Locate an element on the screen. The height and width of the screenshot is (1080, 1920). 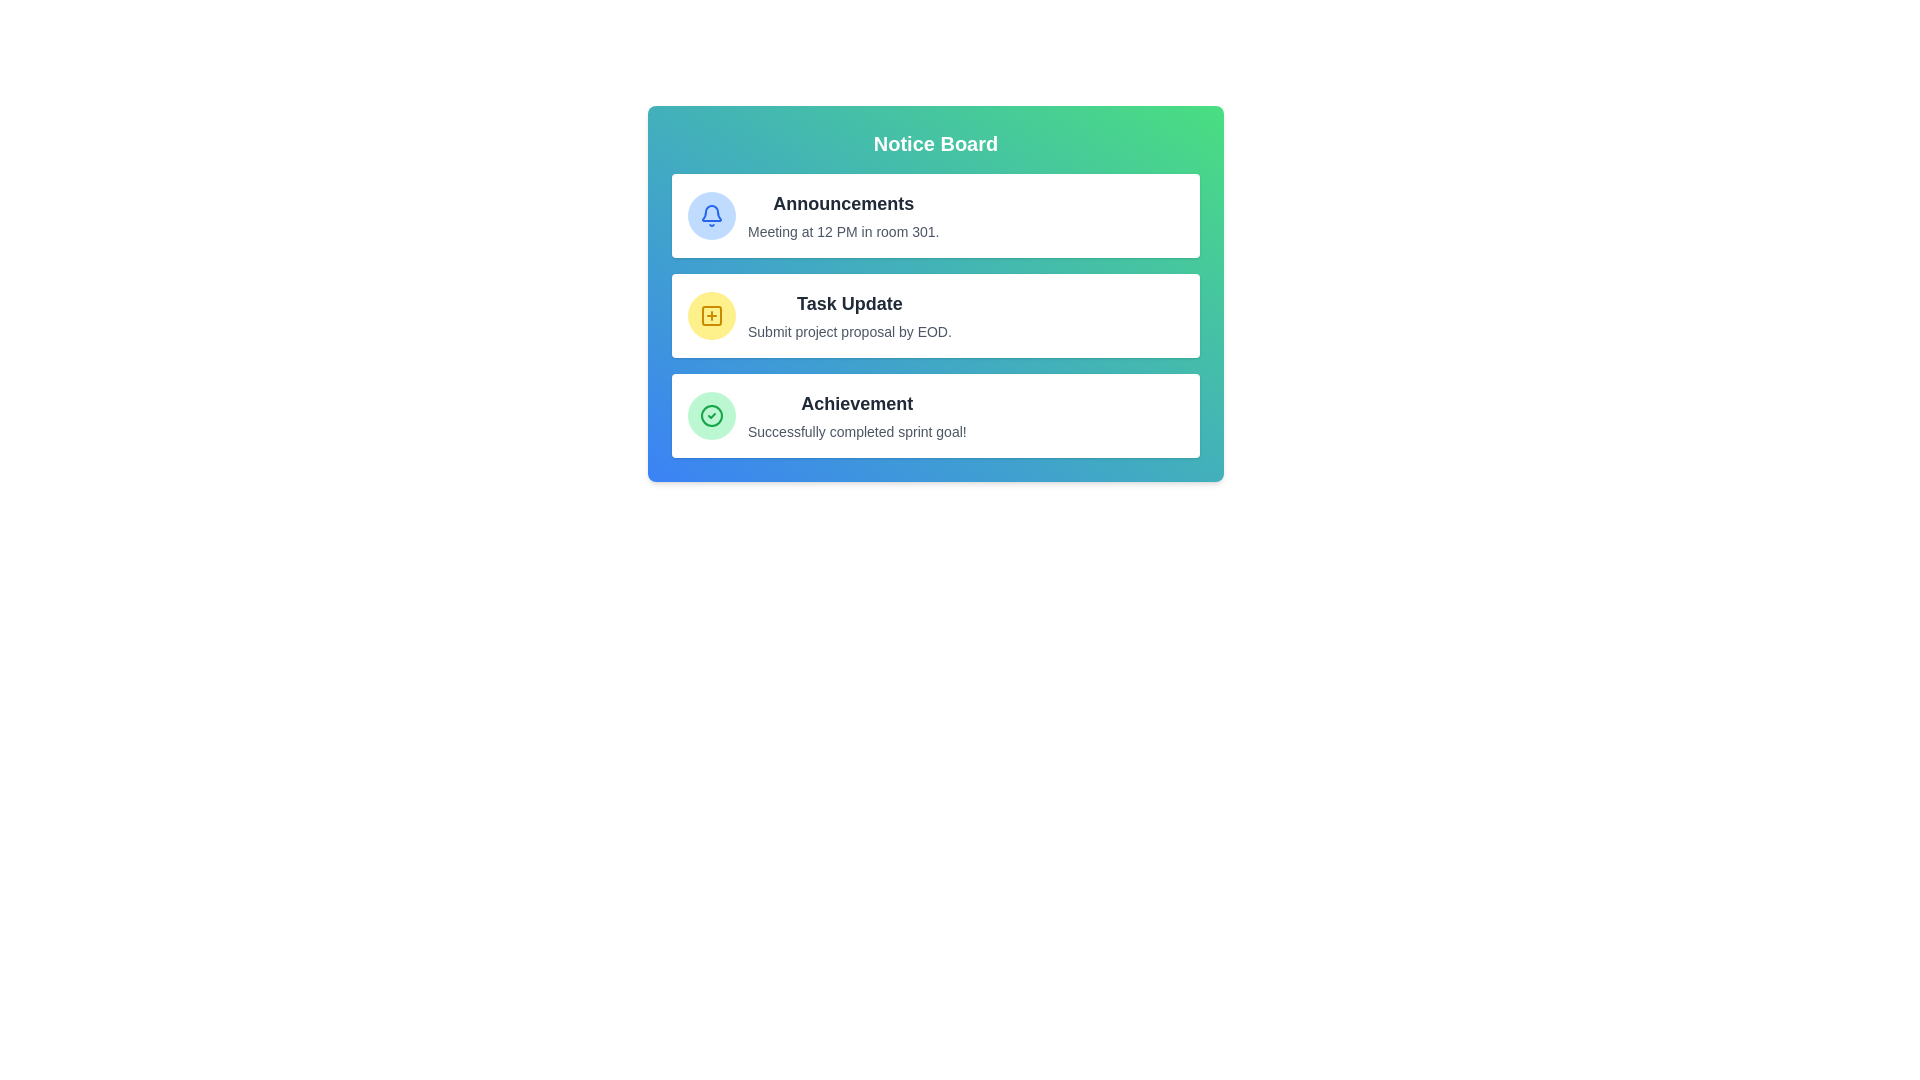
the icon representing the message type alert is located at coordinates (711, 315).